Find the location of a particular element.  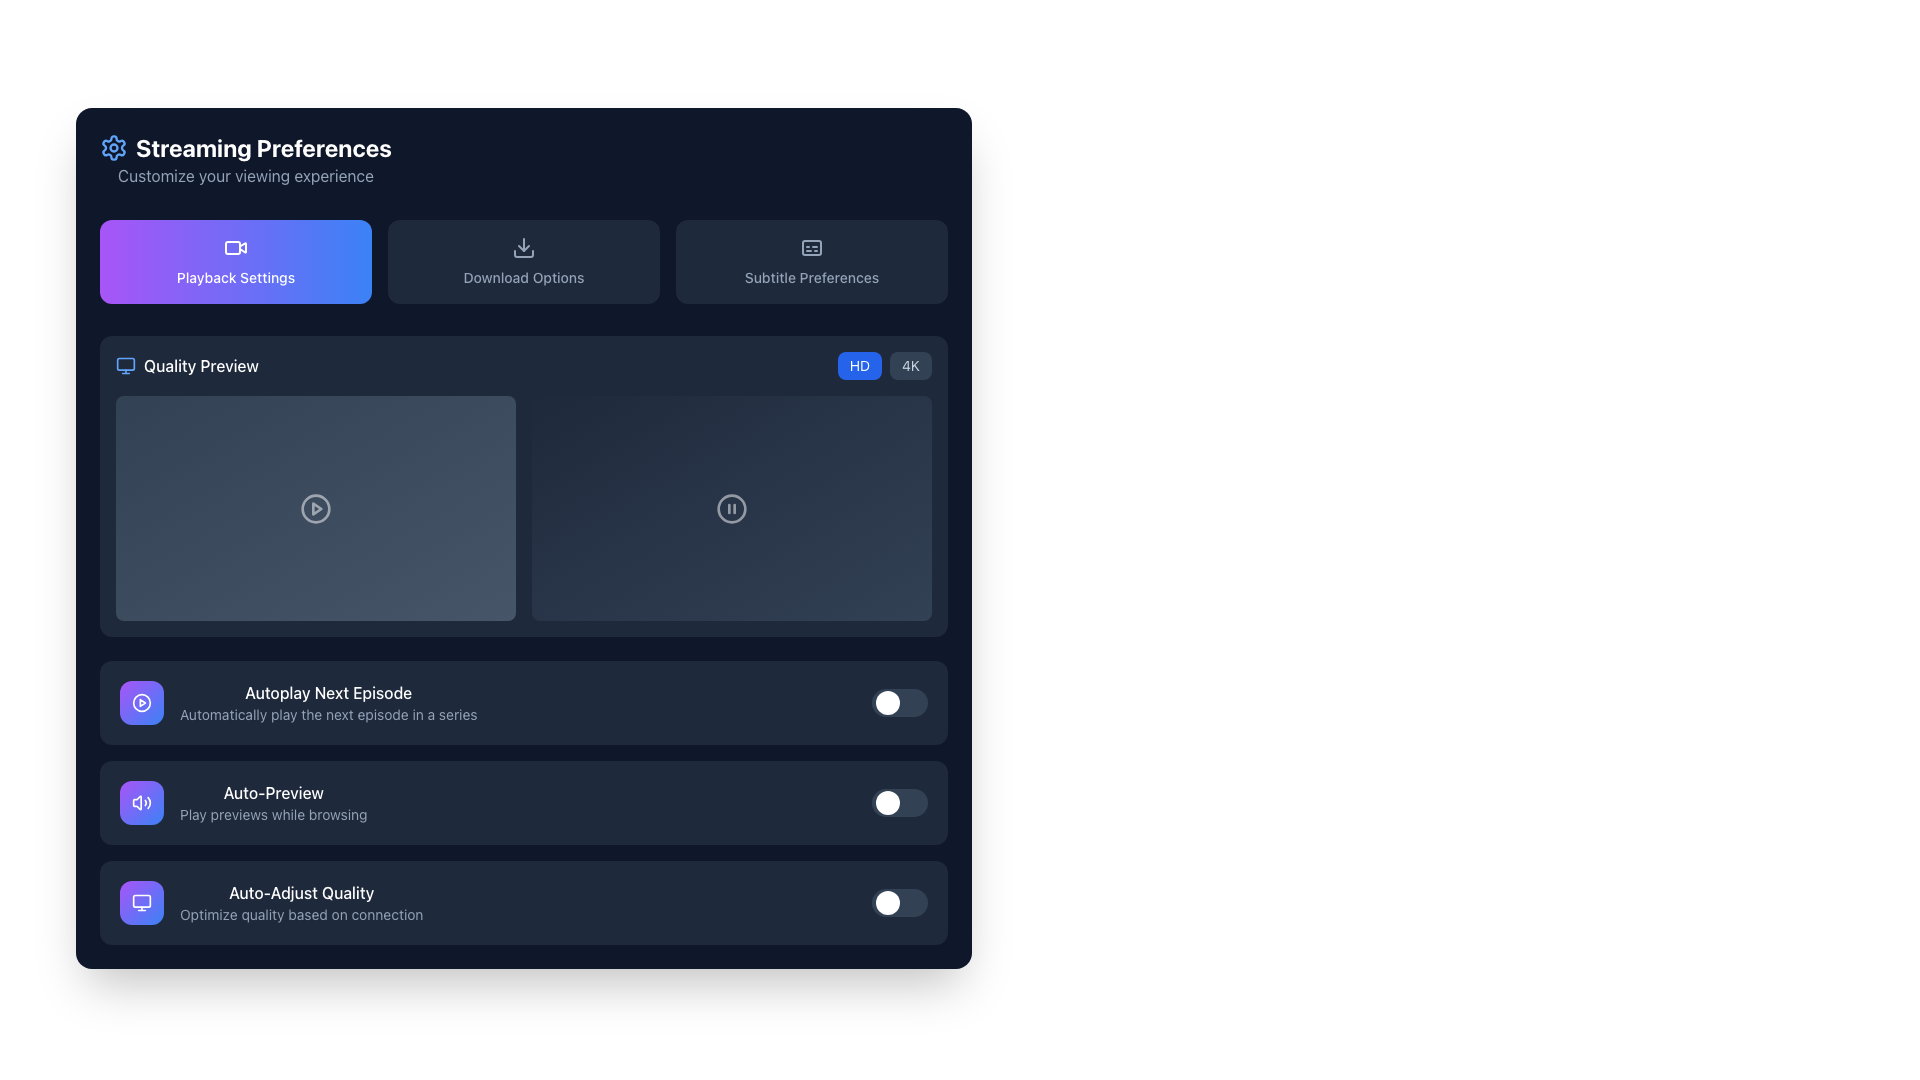

the autoplay next episode icon located at the start of the 'Autoplay Next Episode' row in the 'Playback Settings' section is located at coordinates (141, 701).